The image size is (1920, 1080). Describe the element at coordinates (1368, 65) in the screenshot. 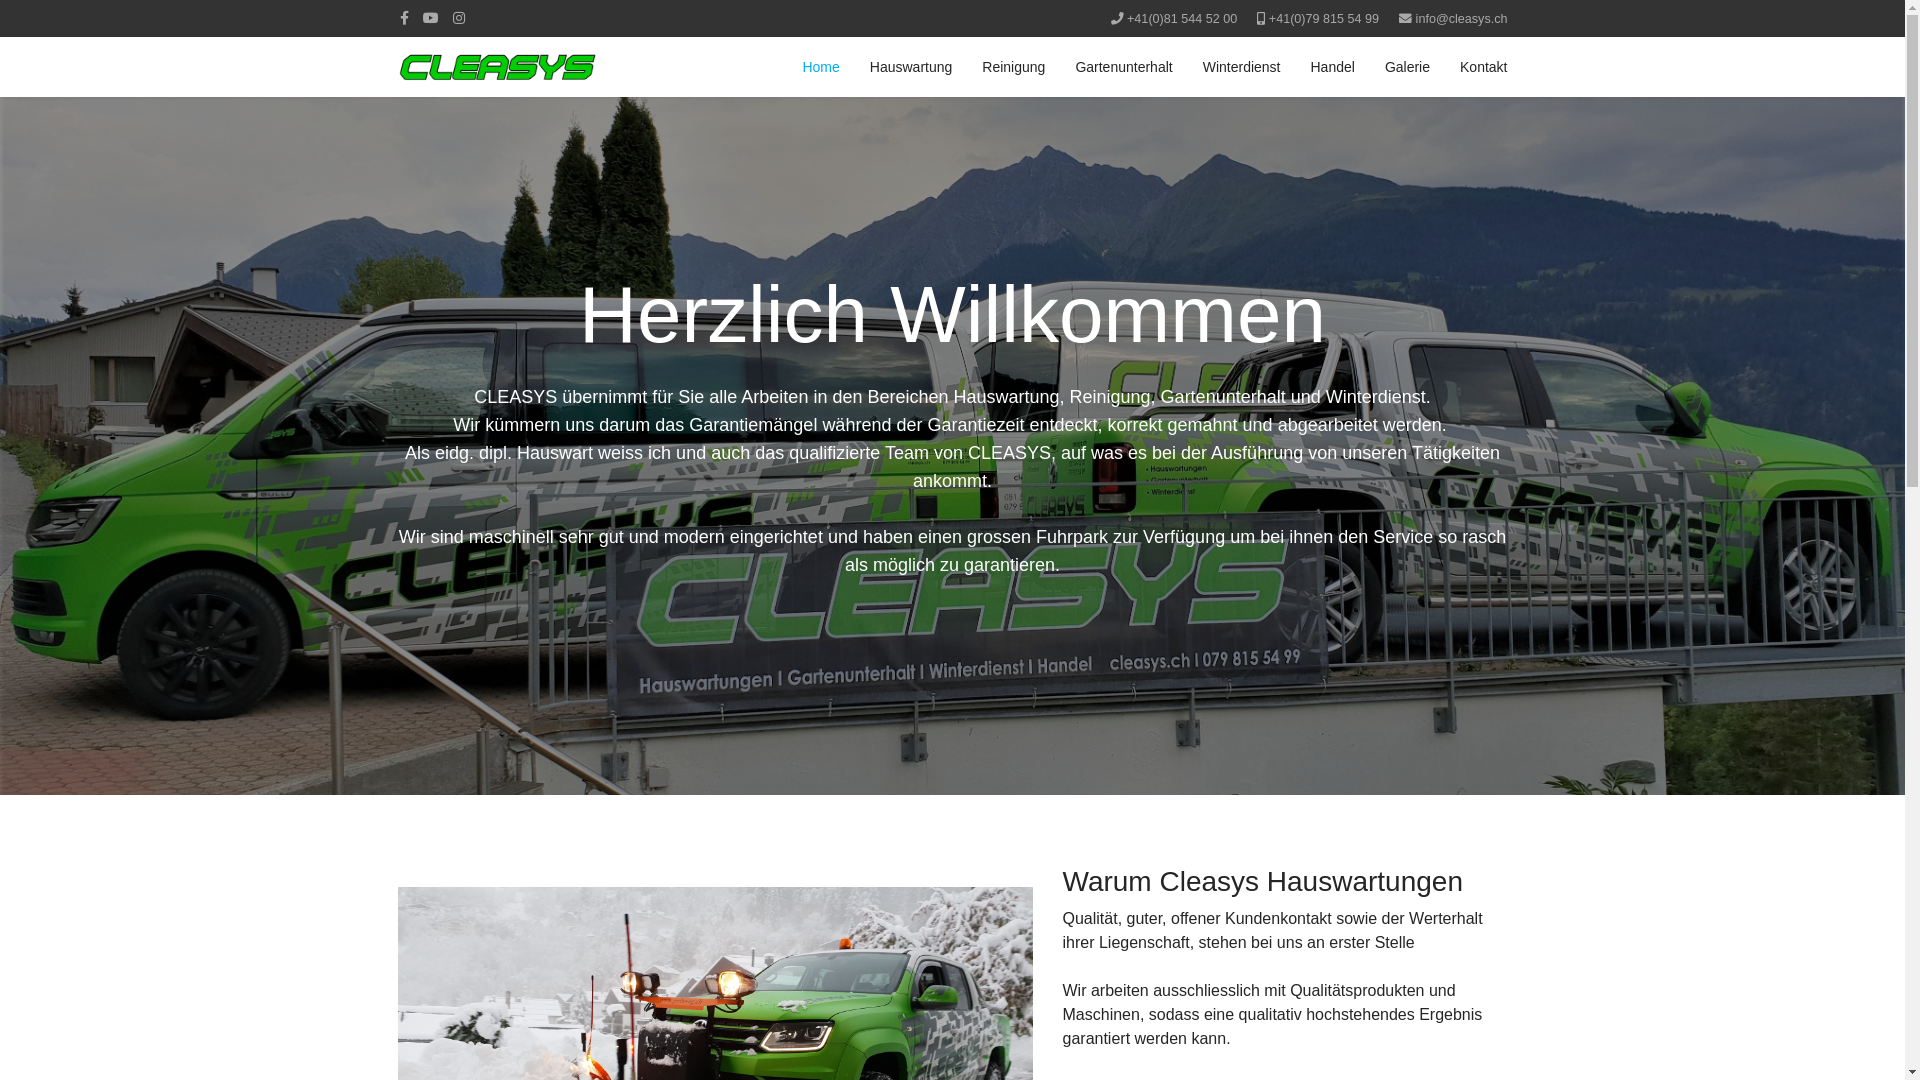

I see `'Galerie'` at that location.